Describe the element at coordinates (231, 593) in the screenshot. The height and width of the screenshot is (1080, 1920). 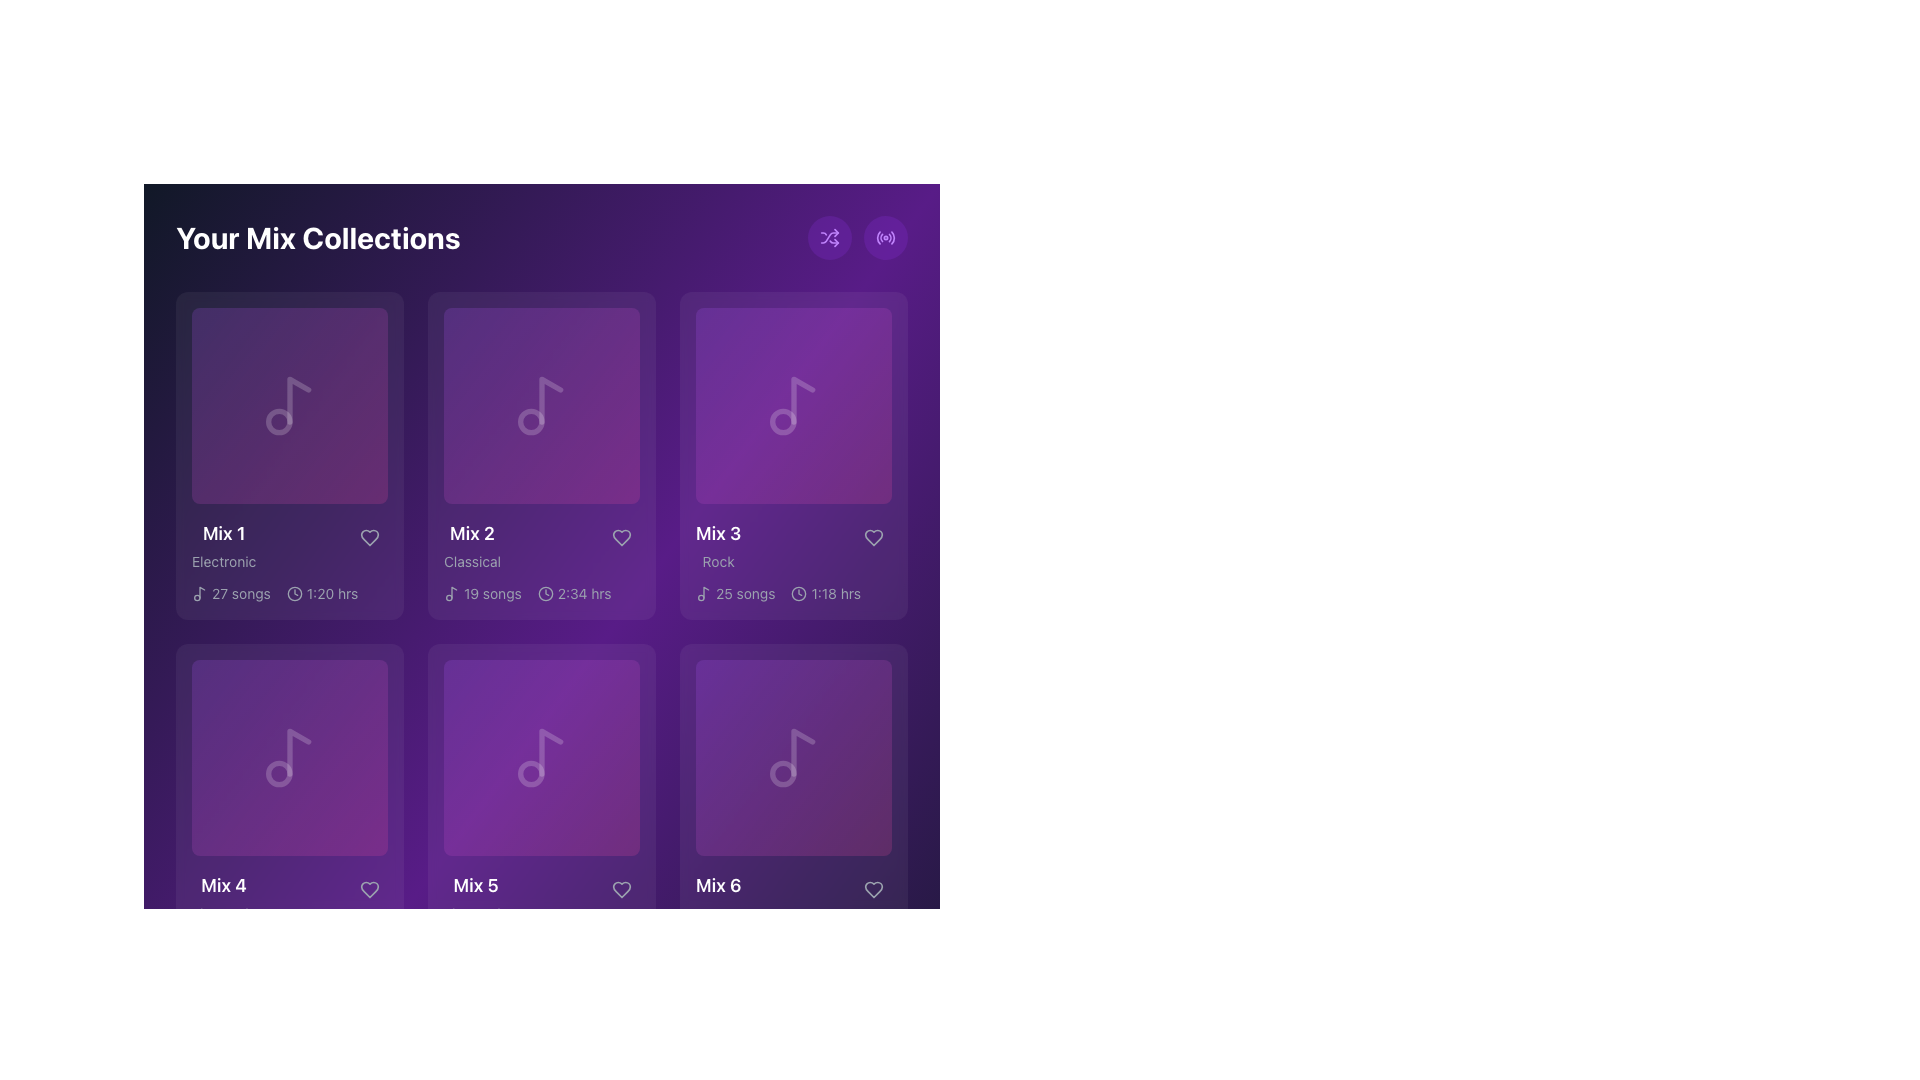
I see `text label indicating the number of songs in the 'Mix 1' collection, located in the lower left corner of the card labeled 'Mix 1' in the 'Your Mix Collections' section` at that location.